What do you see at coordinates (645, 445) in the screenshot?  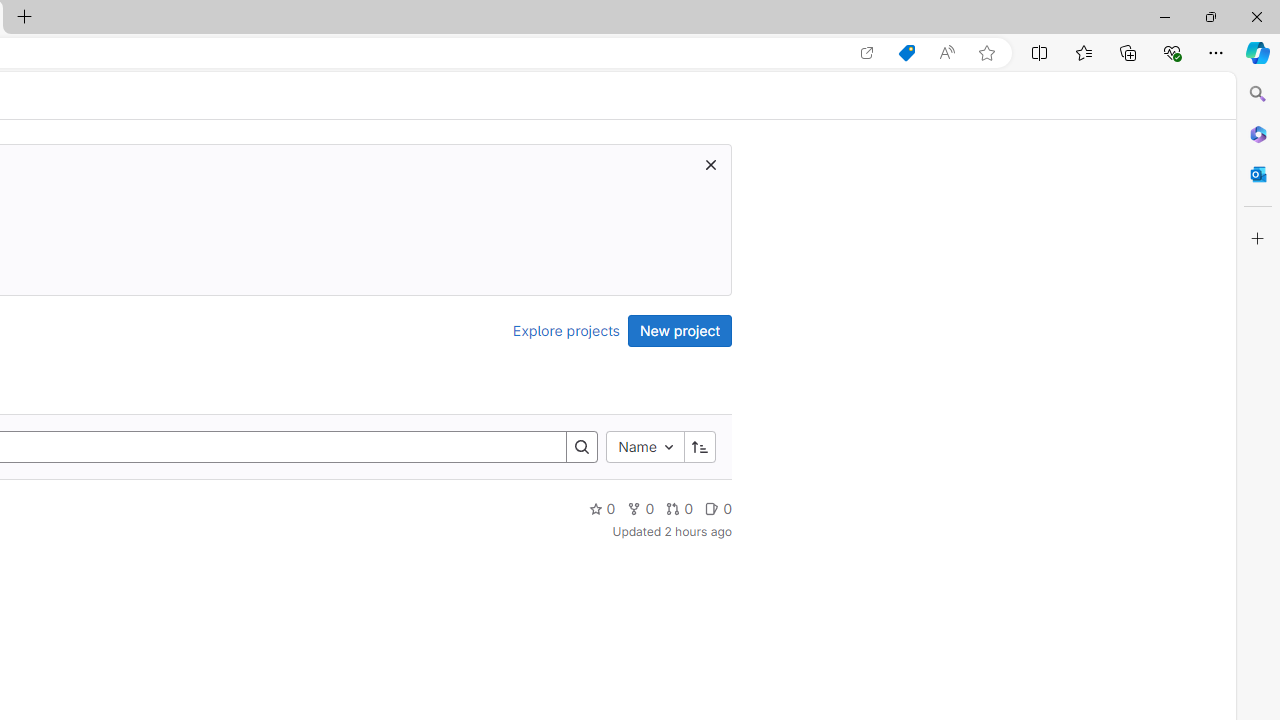 I see `'Name'` at bounding box center [645, 445].